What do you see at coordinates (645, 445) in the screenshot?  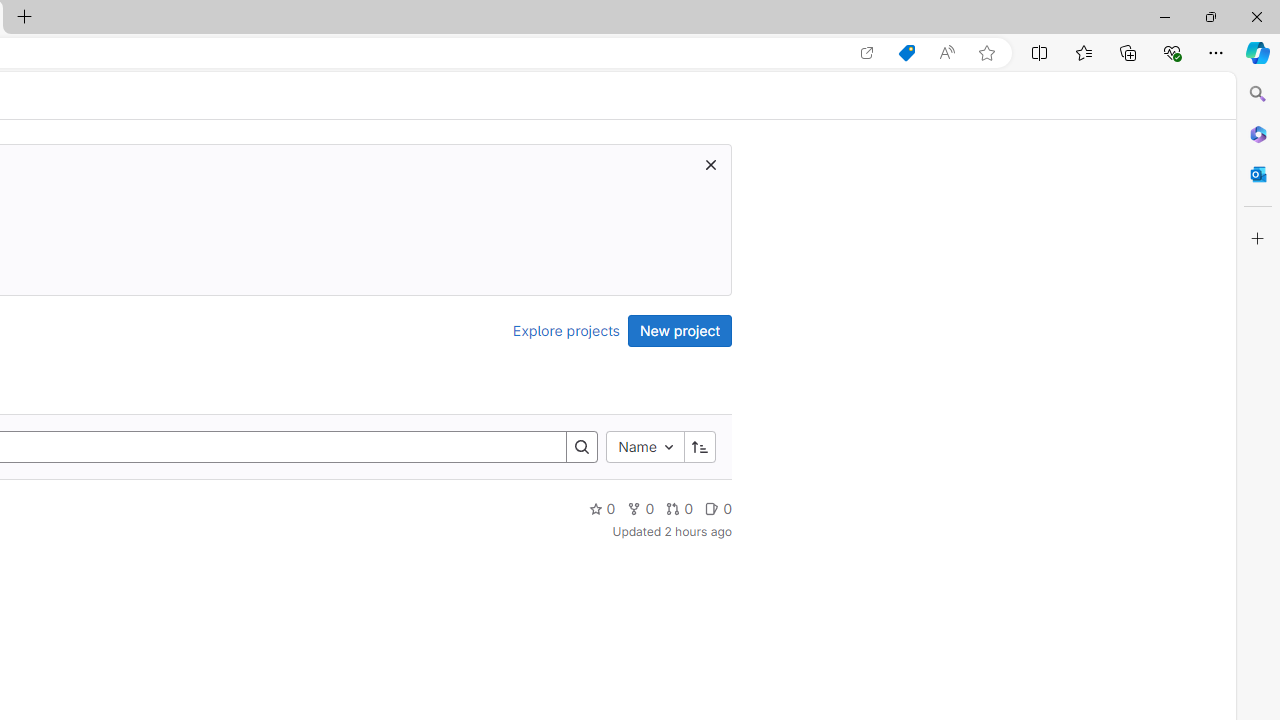 I see `'Name'` at bounding box center [645, 445].